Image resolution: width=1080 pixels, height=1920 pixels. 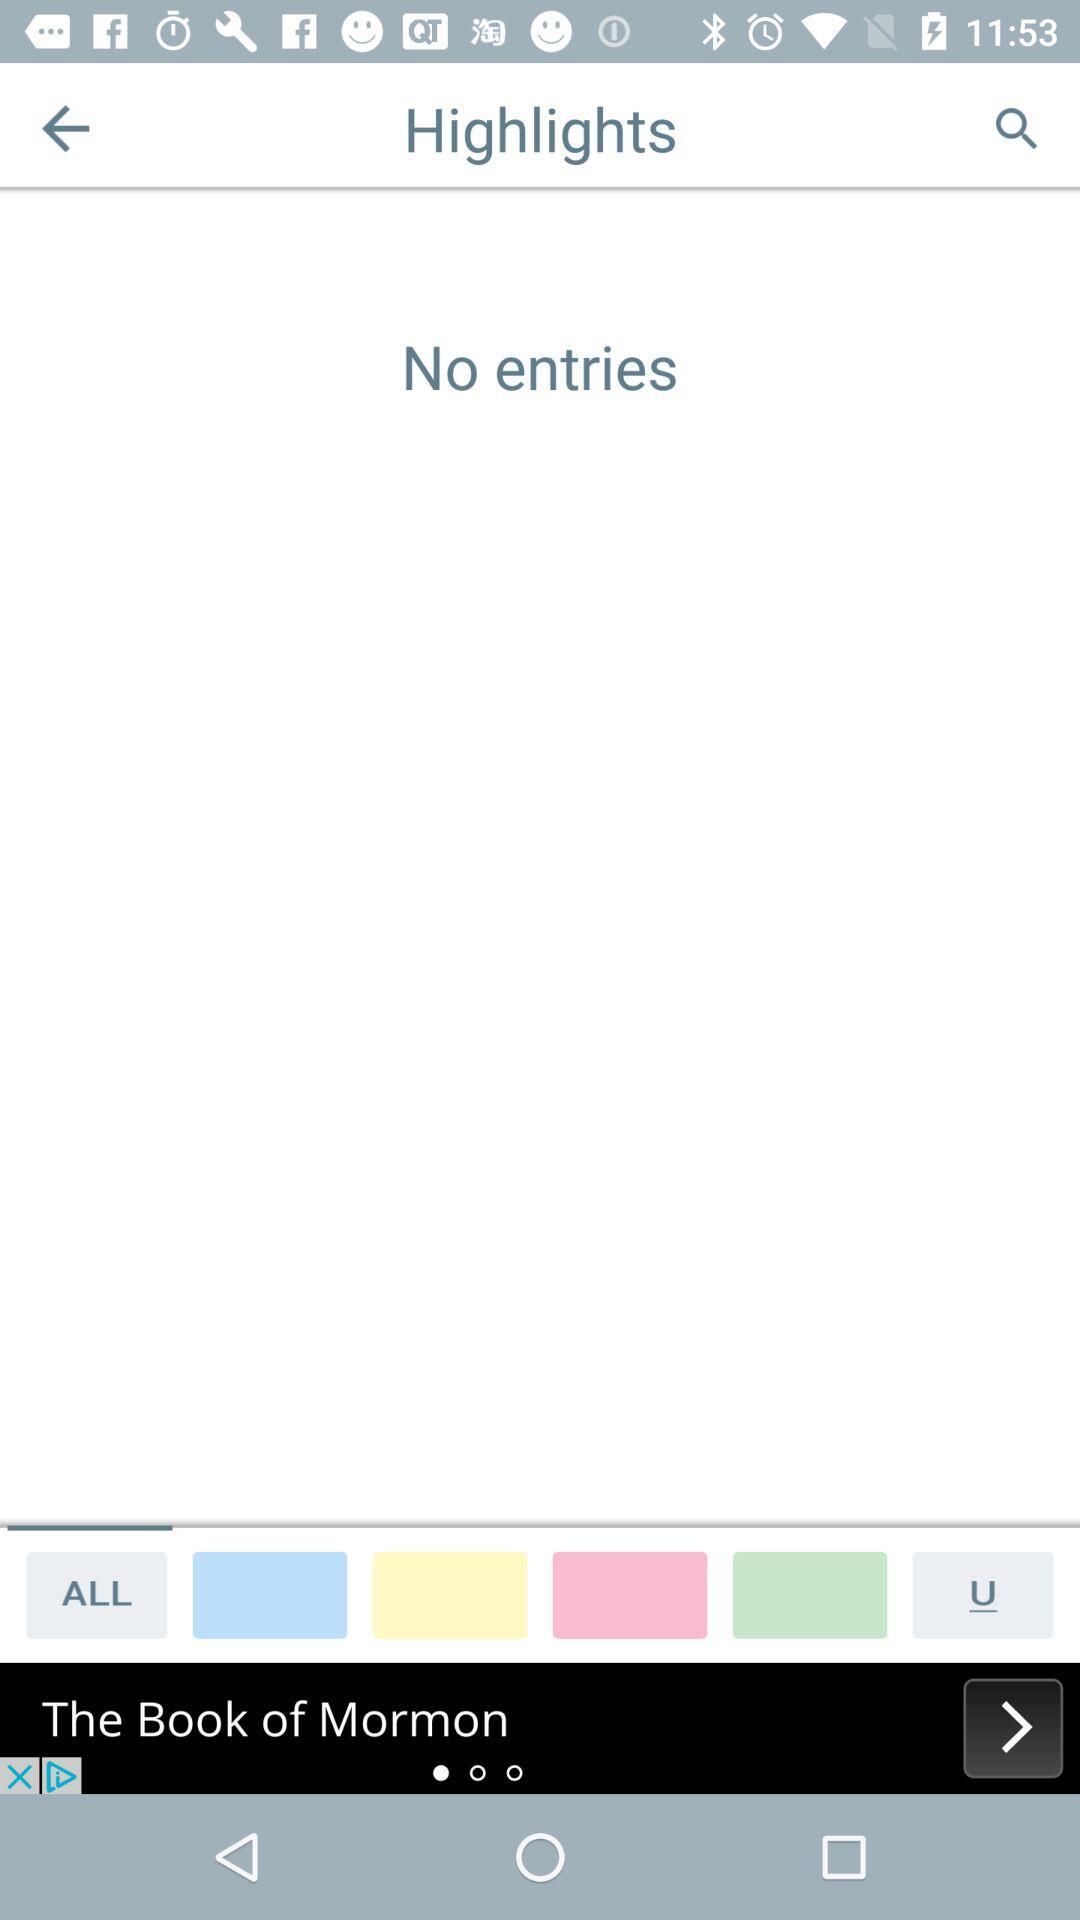 What do you see at coordinates (990, 1593) in the screenshot?
I see `underline option` at bounding box center [990, 1593].